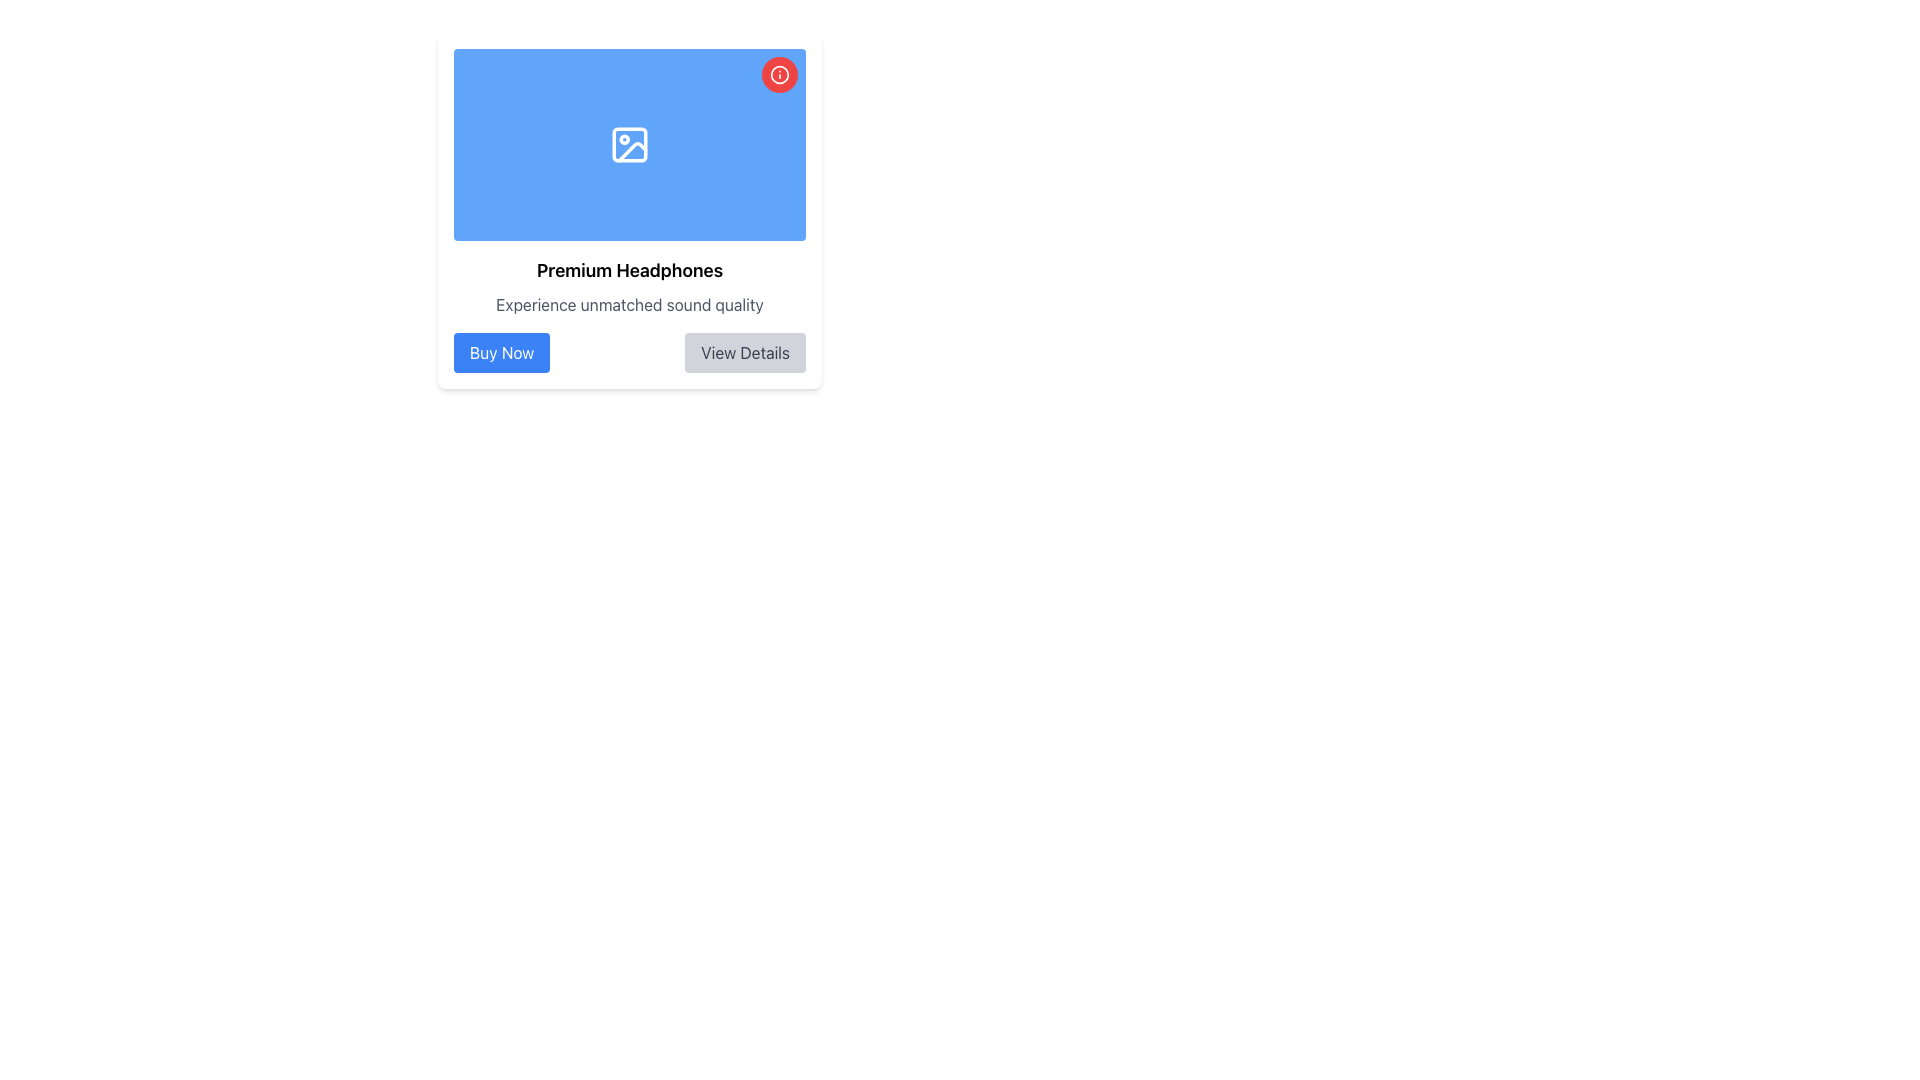 The image size is (1920, 1080). What do you see at coordinates (778, 73) in the screenshot?
I see `the informational button located in the top-right corner of the card above the 'Premium Headphones' and 'Buy Now' buttons` at bounding box center [778, 73].